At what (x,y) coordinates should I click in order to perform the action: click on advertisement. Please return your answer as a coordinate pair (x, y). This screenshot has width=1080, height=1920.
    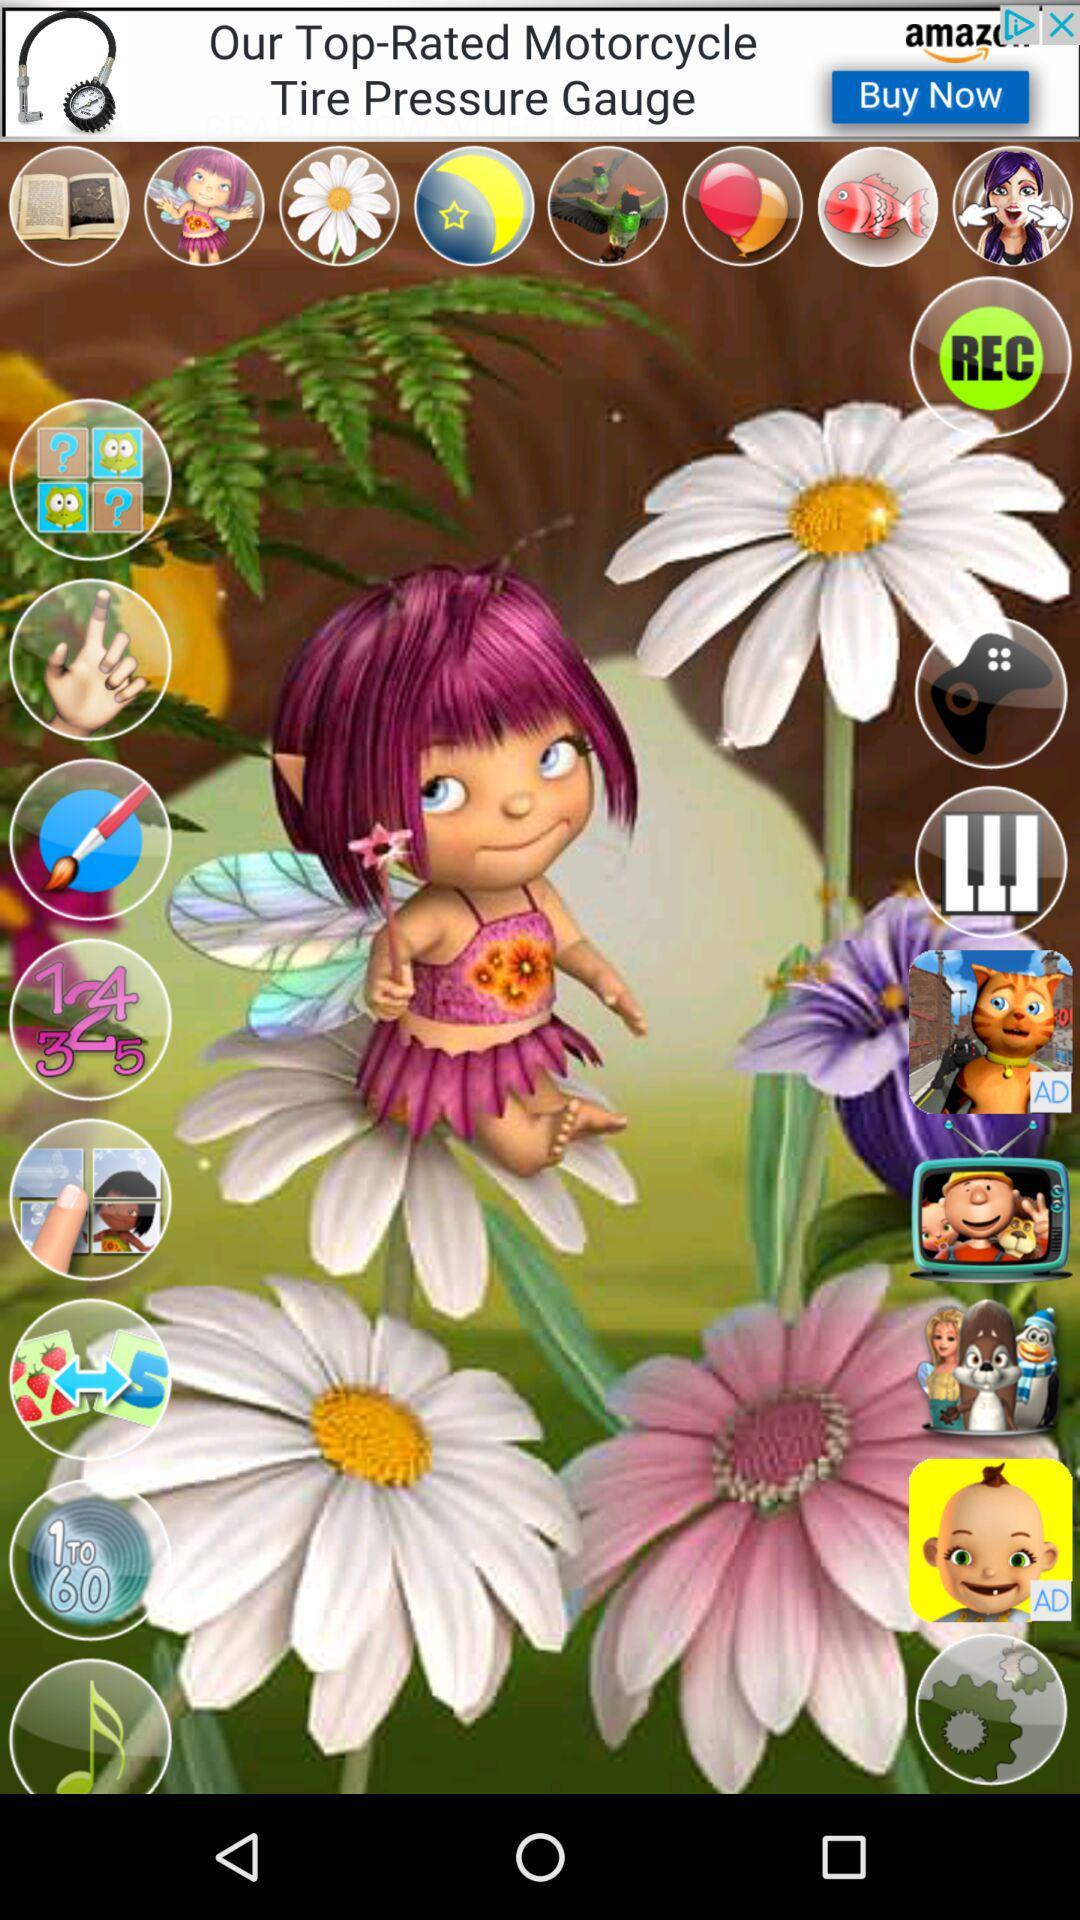
    Looking at the image, I should click on (990, 1032).